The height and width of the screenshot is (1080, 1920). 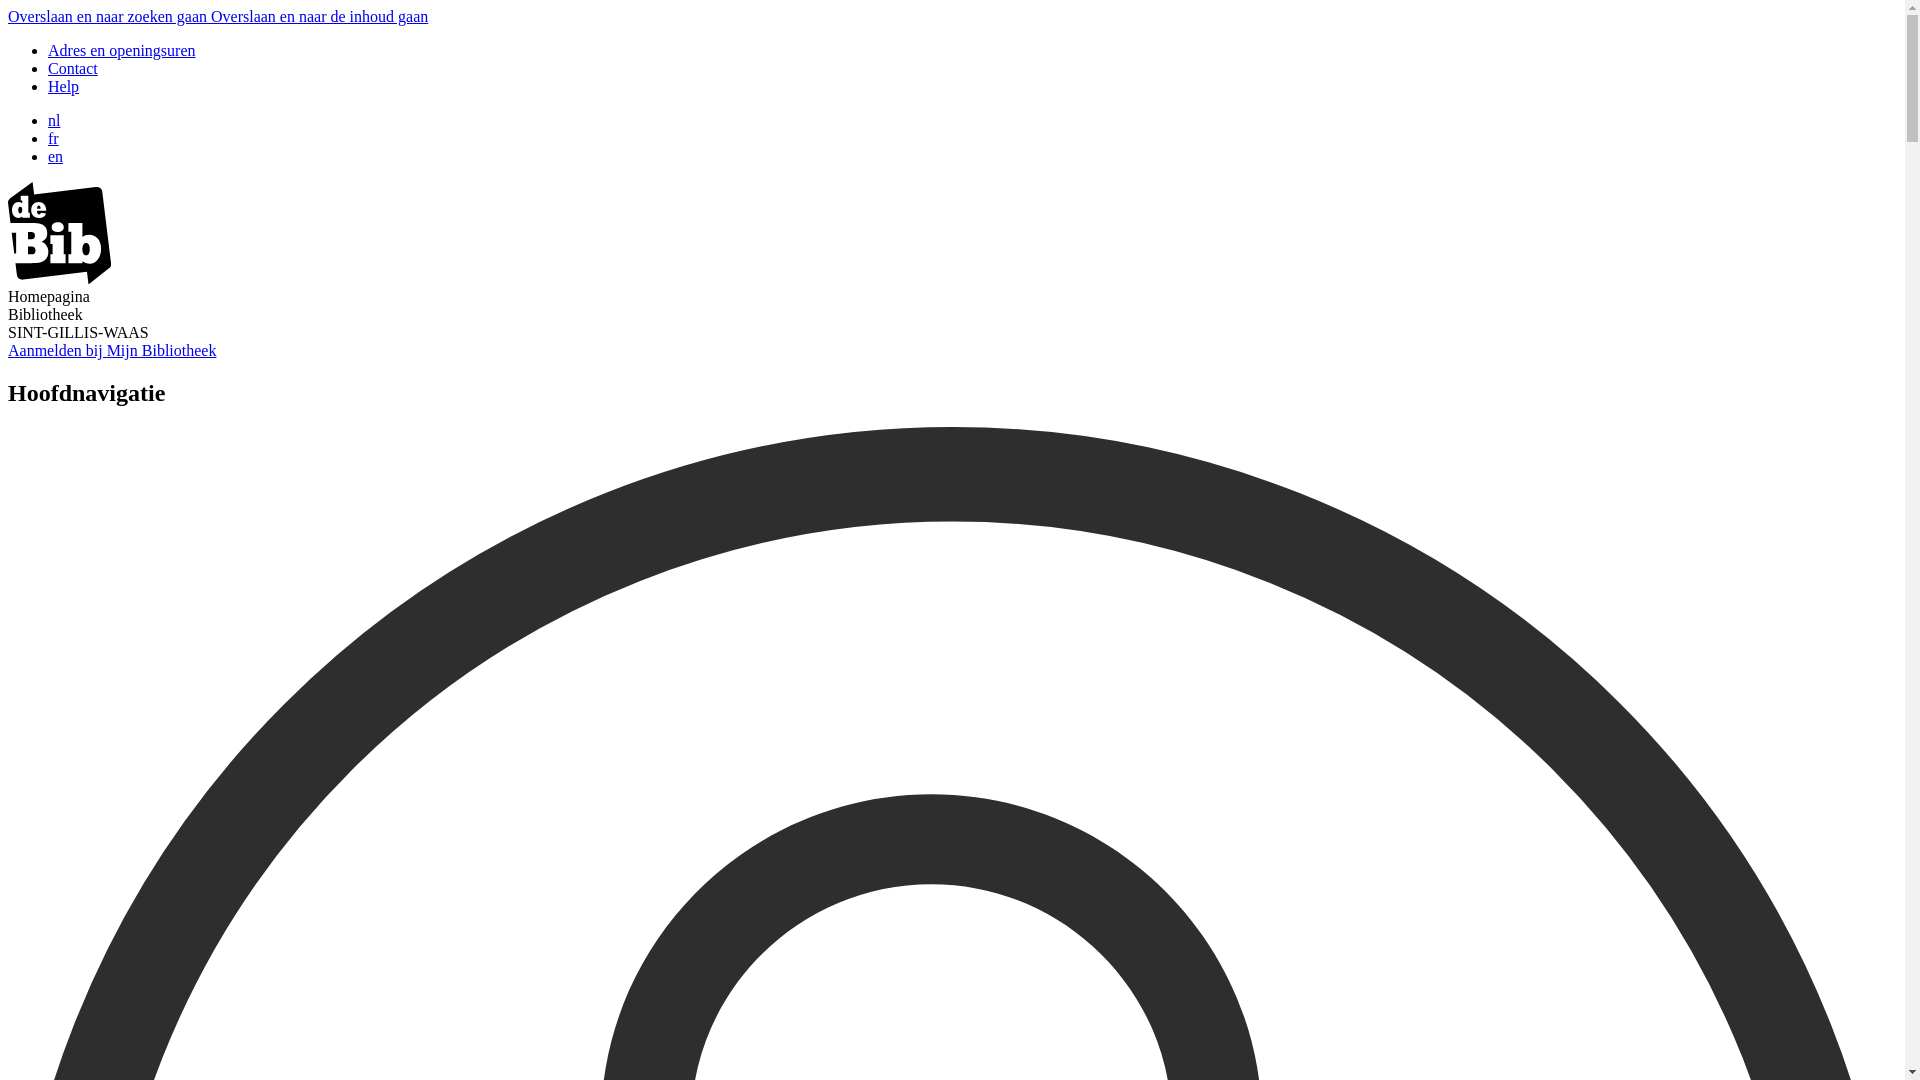 What do you see at coordinates (72, 67) in the screenshot?
I see `'Contact'` at bounding box center [72, 67].